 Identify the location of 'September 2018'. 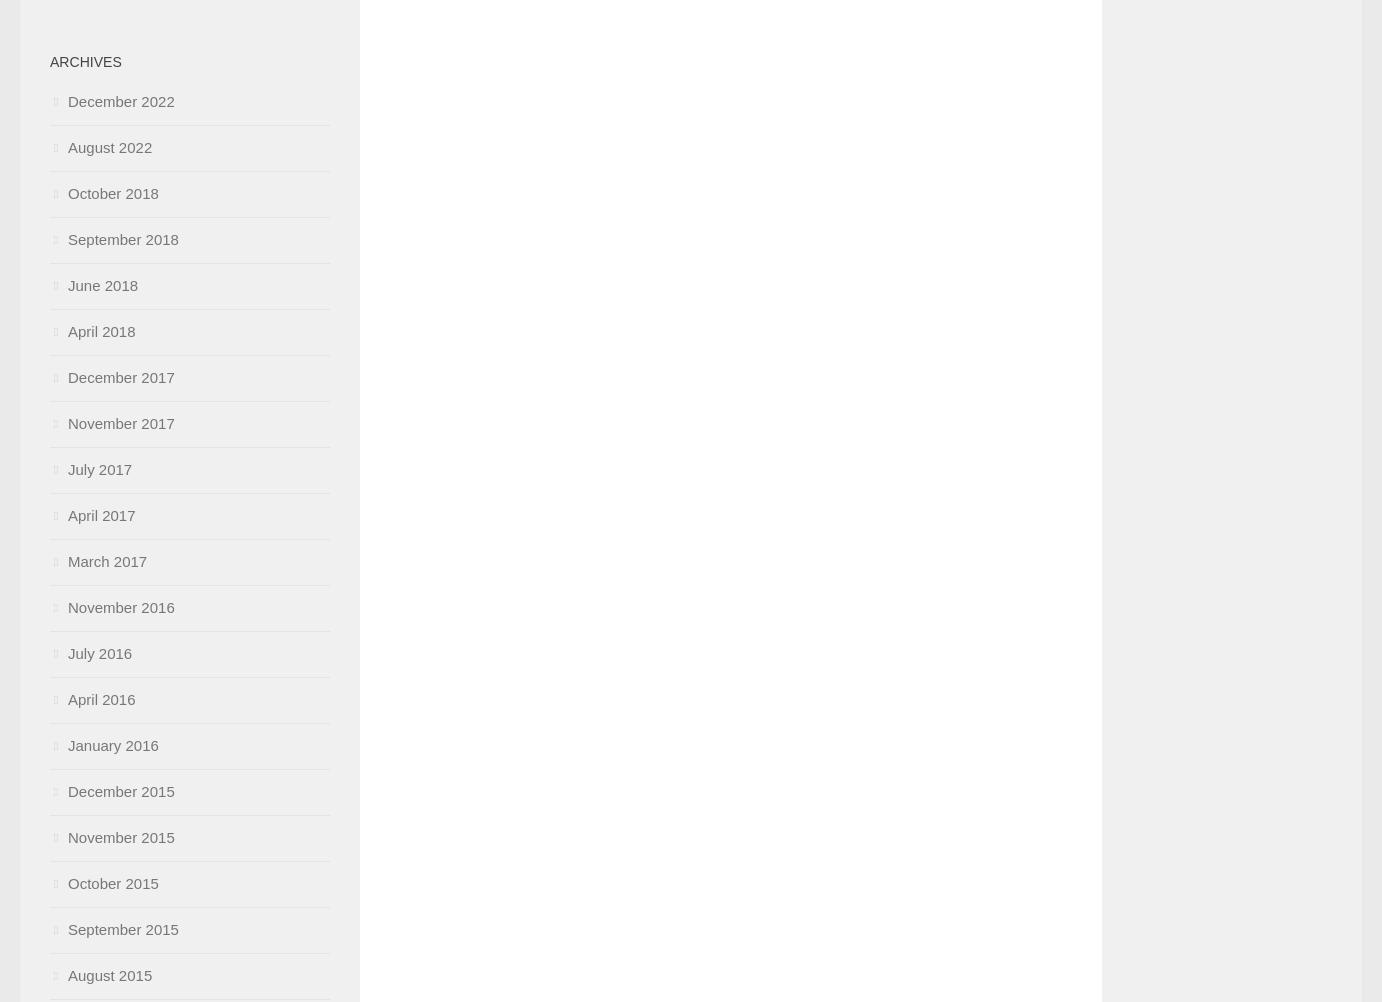
(122, 239).